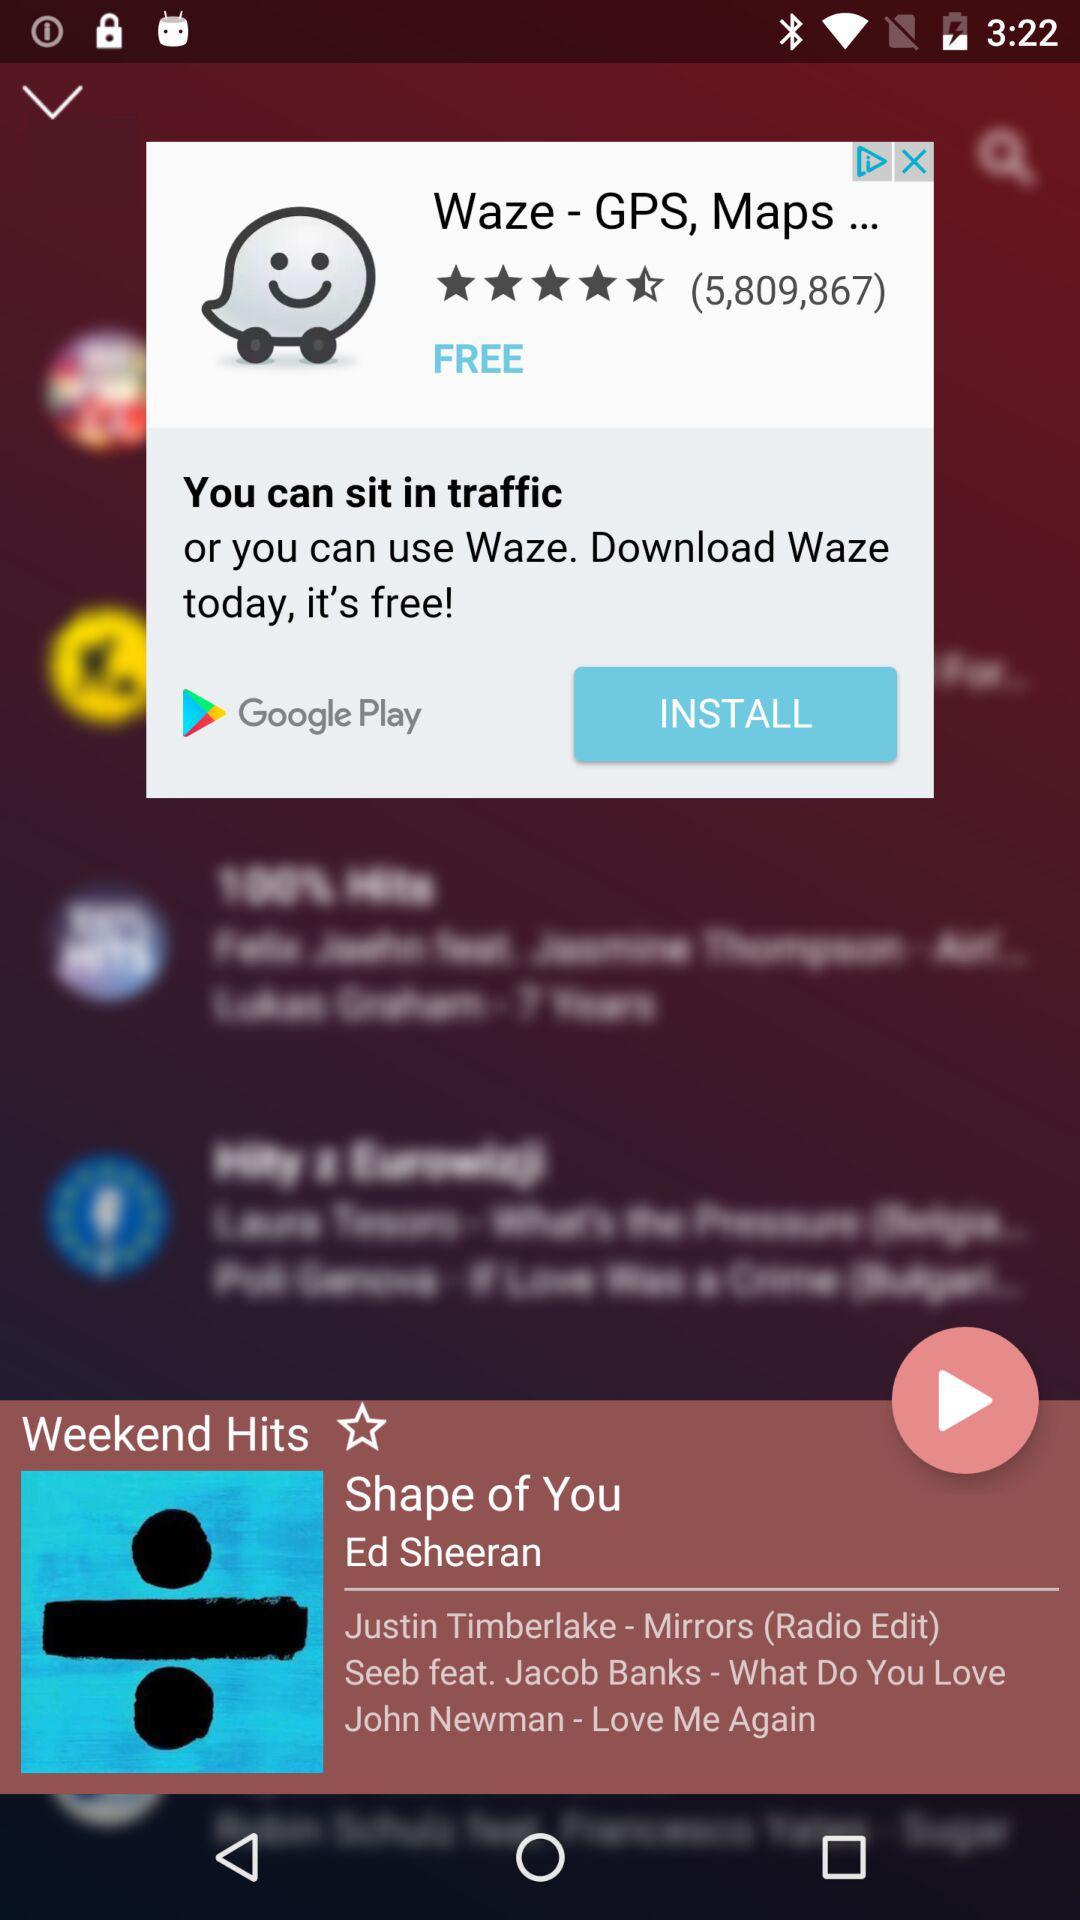 The height and width of the screenshot is (1920, 1080). Describe the element at coordinates (964, 1399) in the screenshot. I see `the play icon` at that location.